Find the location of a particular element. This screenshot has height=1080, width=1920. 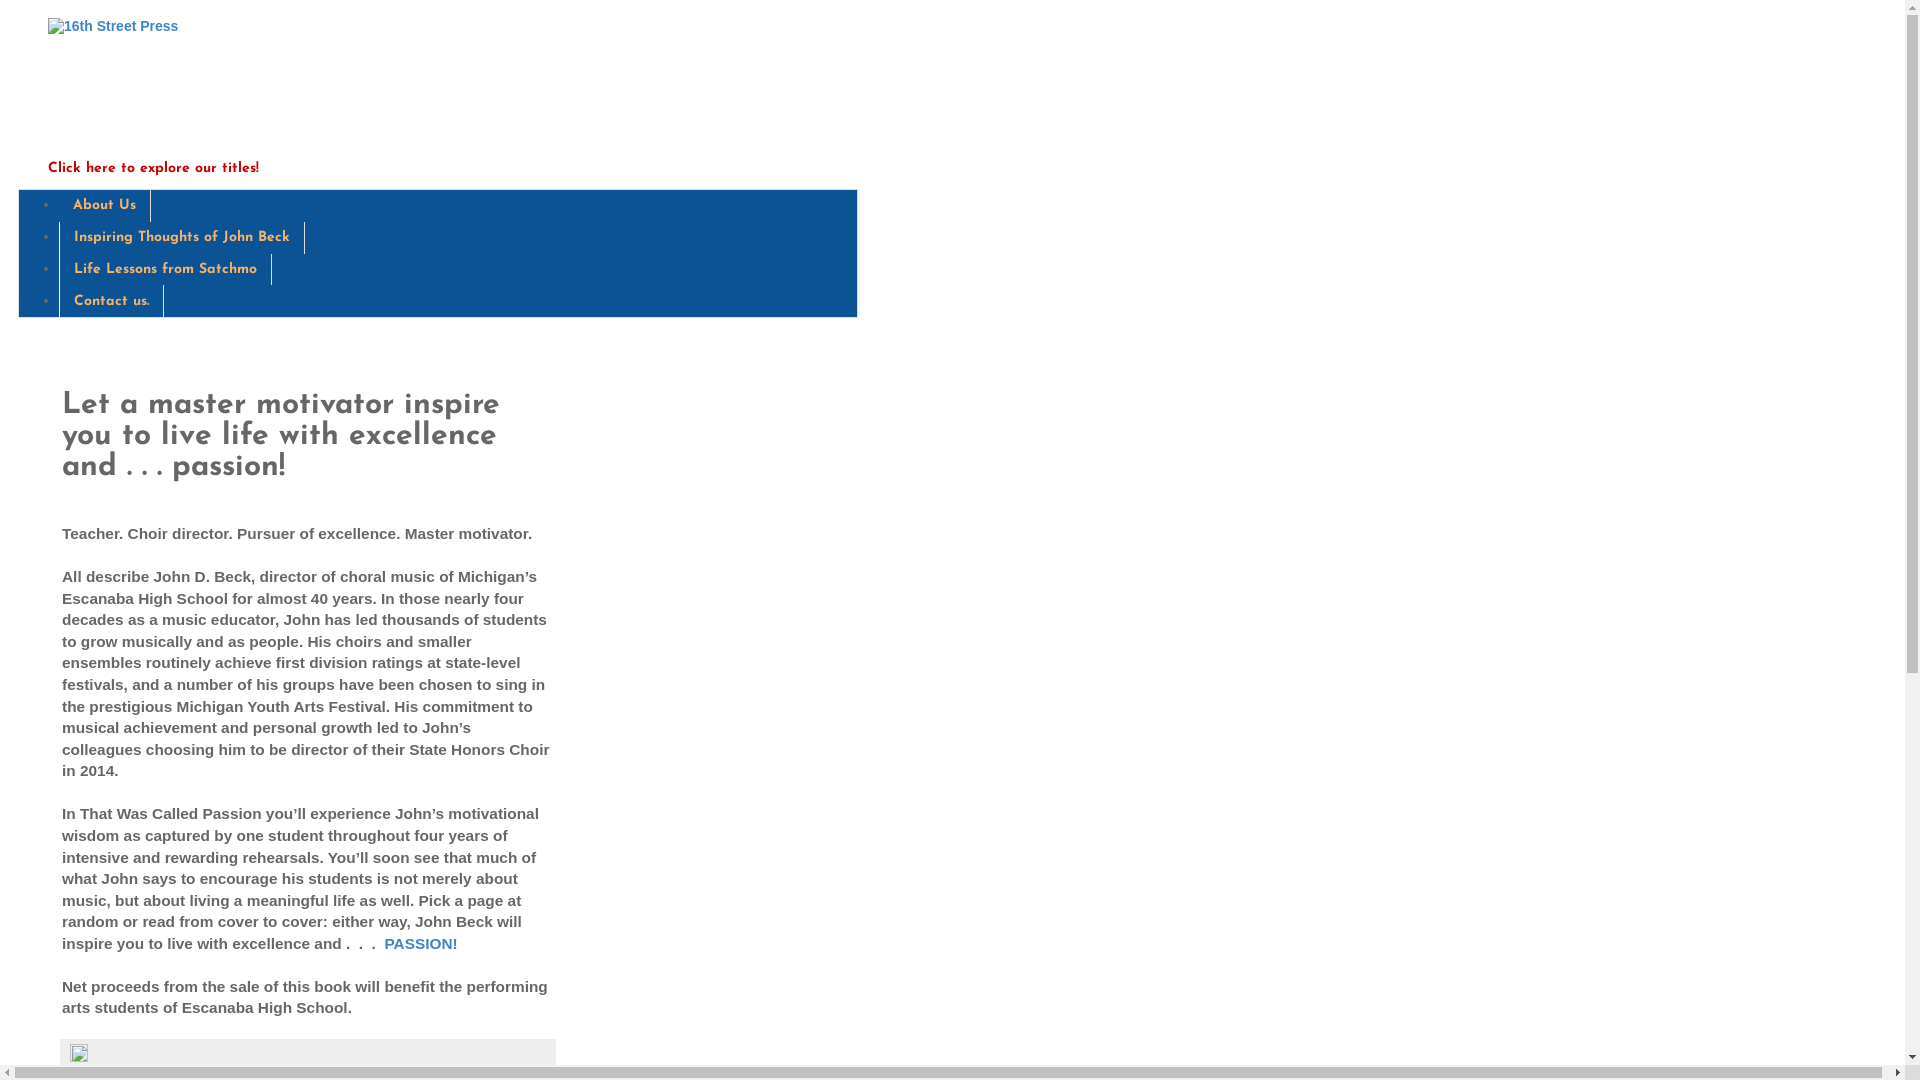

'Contact us.' is located at coordinates (110, 300).